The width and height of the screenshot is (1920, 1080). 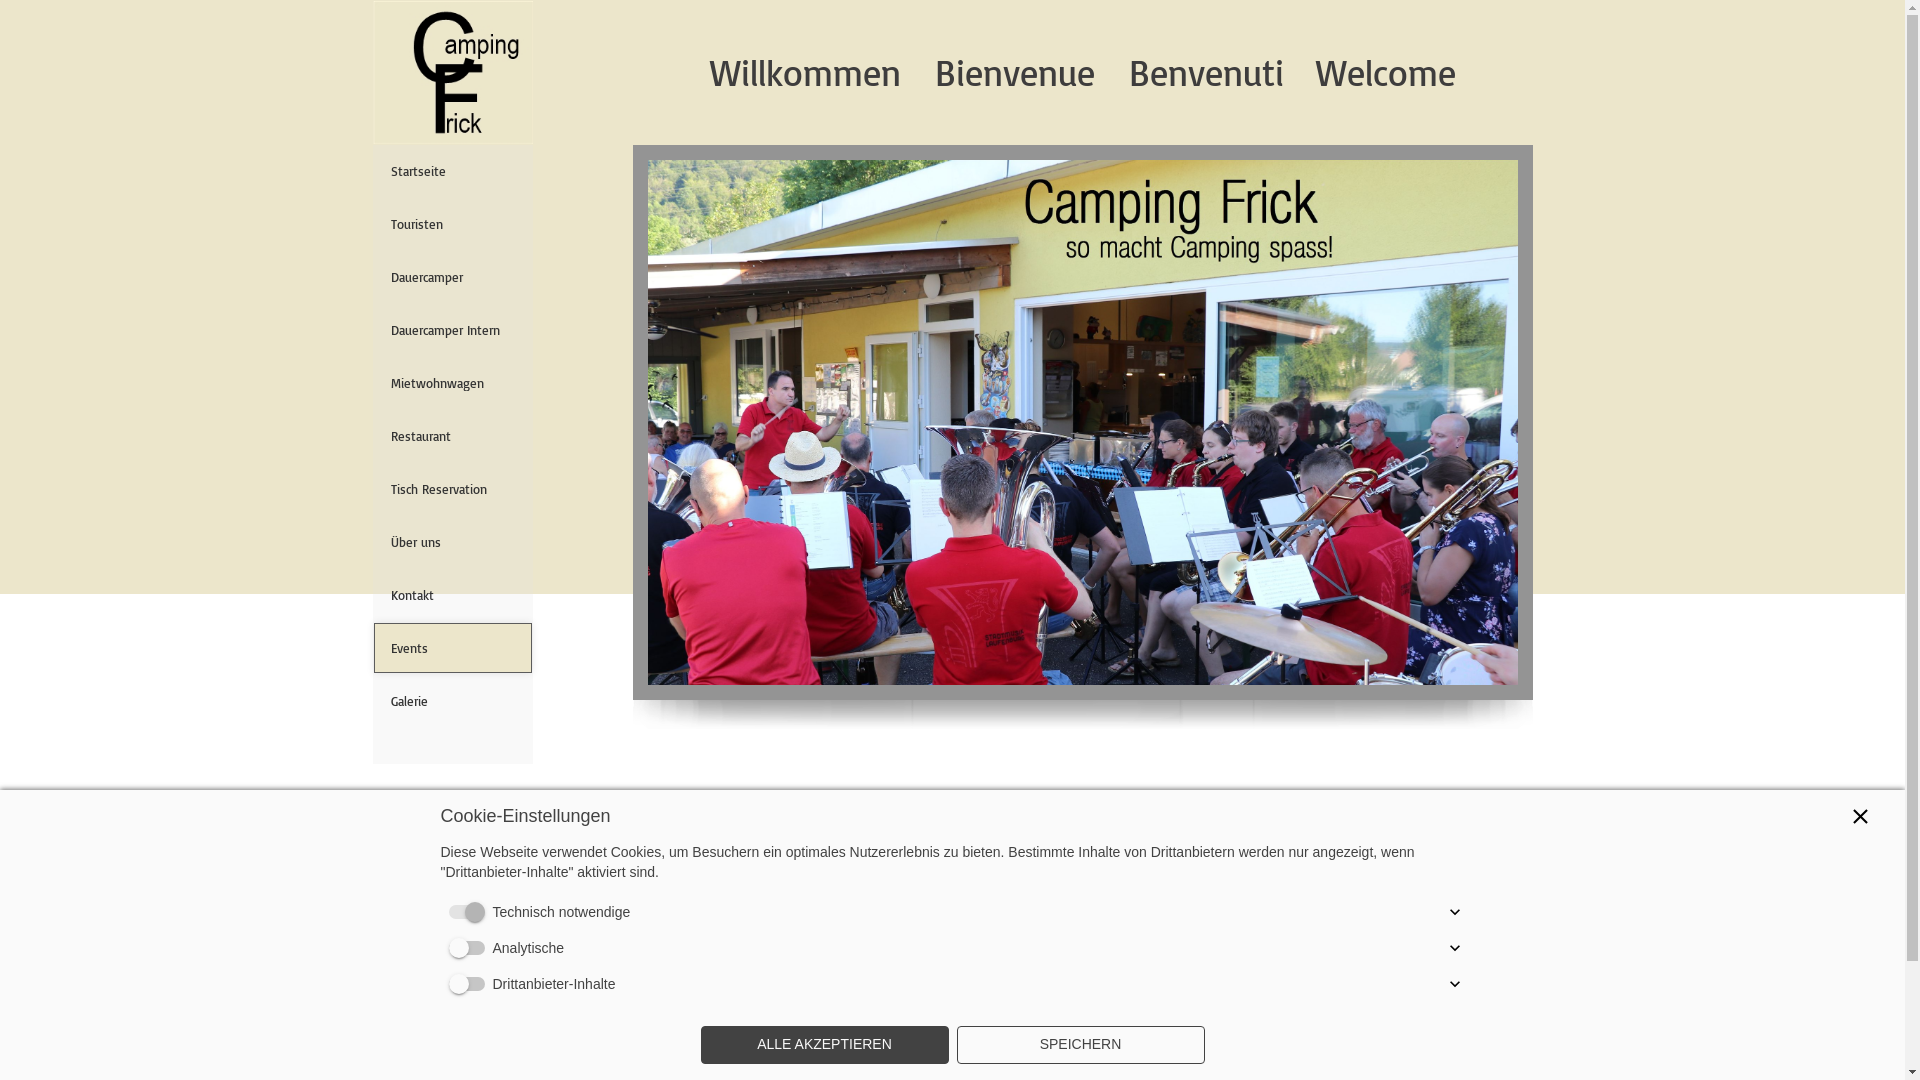 I want to click on 'Events', so click(x=450, y=648).